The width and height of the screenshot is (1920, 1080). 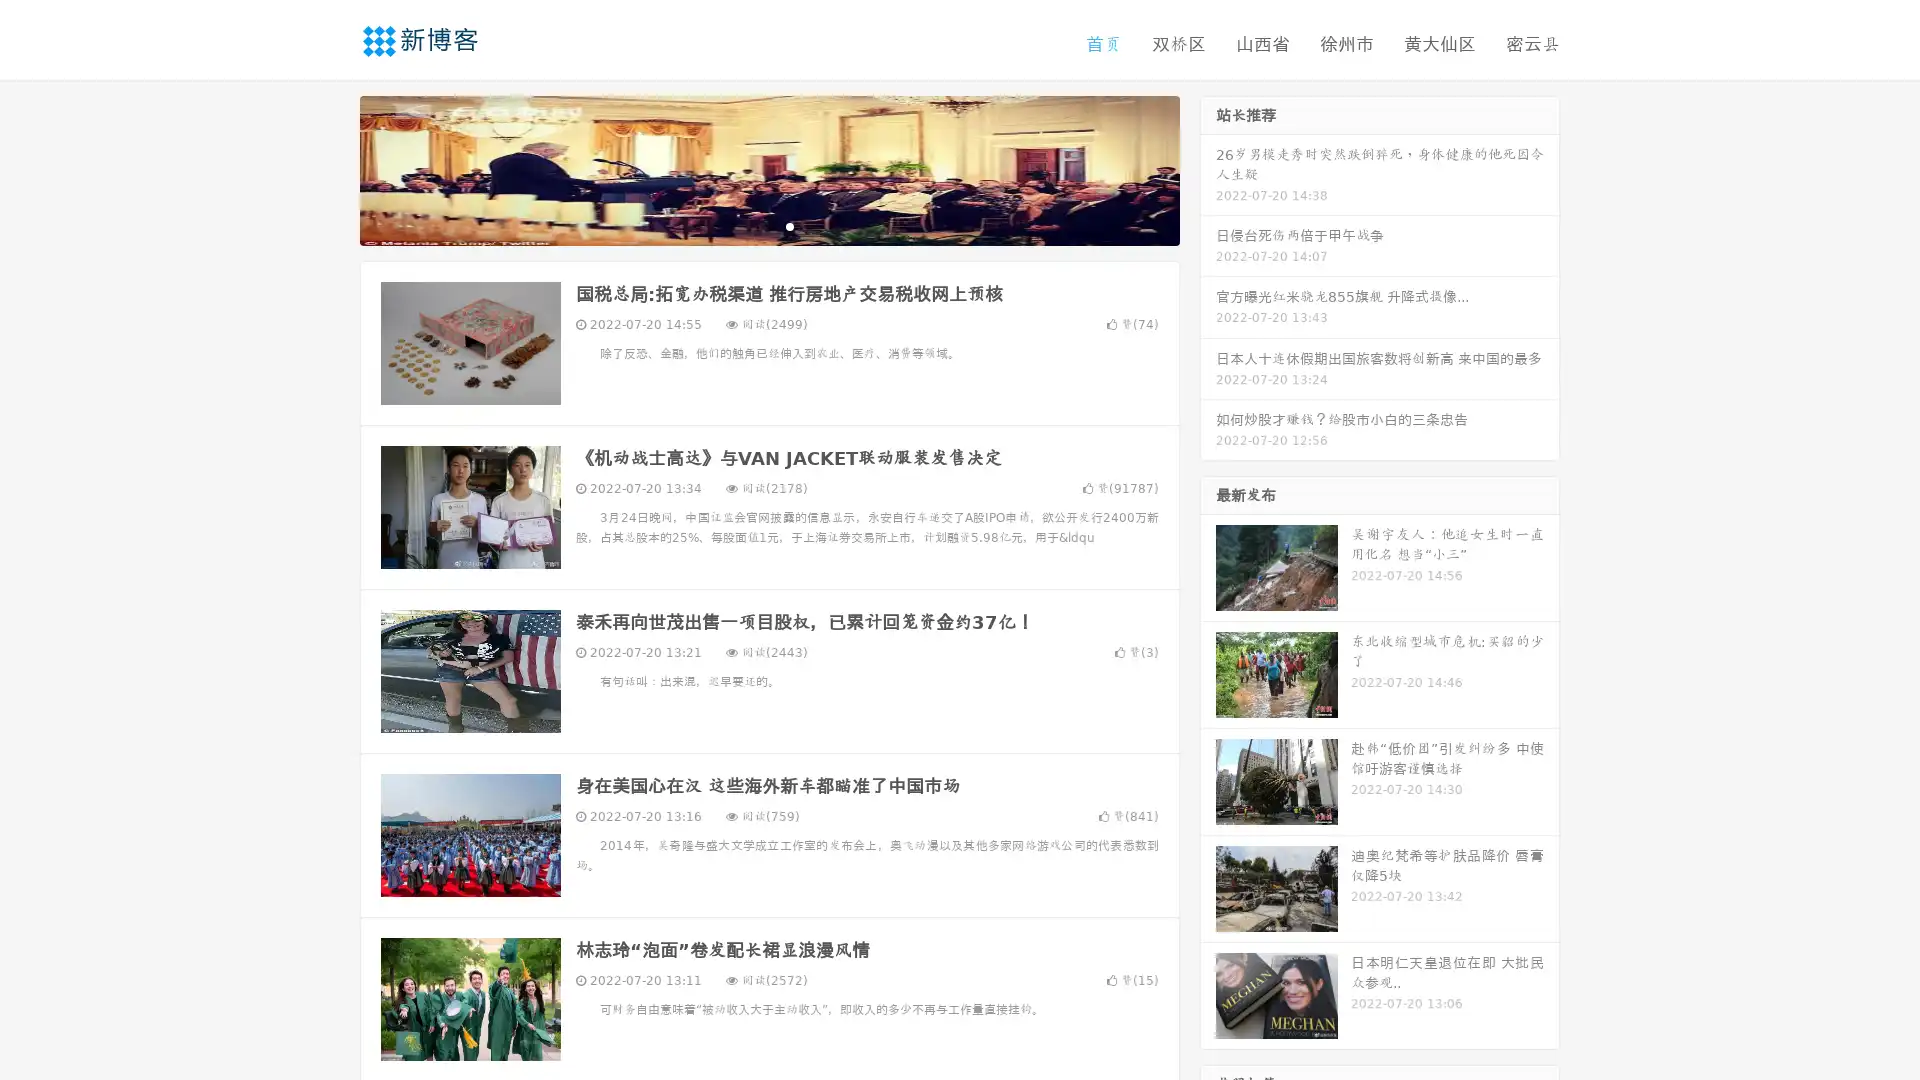 I want to click on Next slide, so click(x=1208, y=168).